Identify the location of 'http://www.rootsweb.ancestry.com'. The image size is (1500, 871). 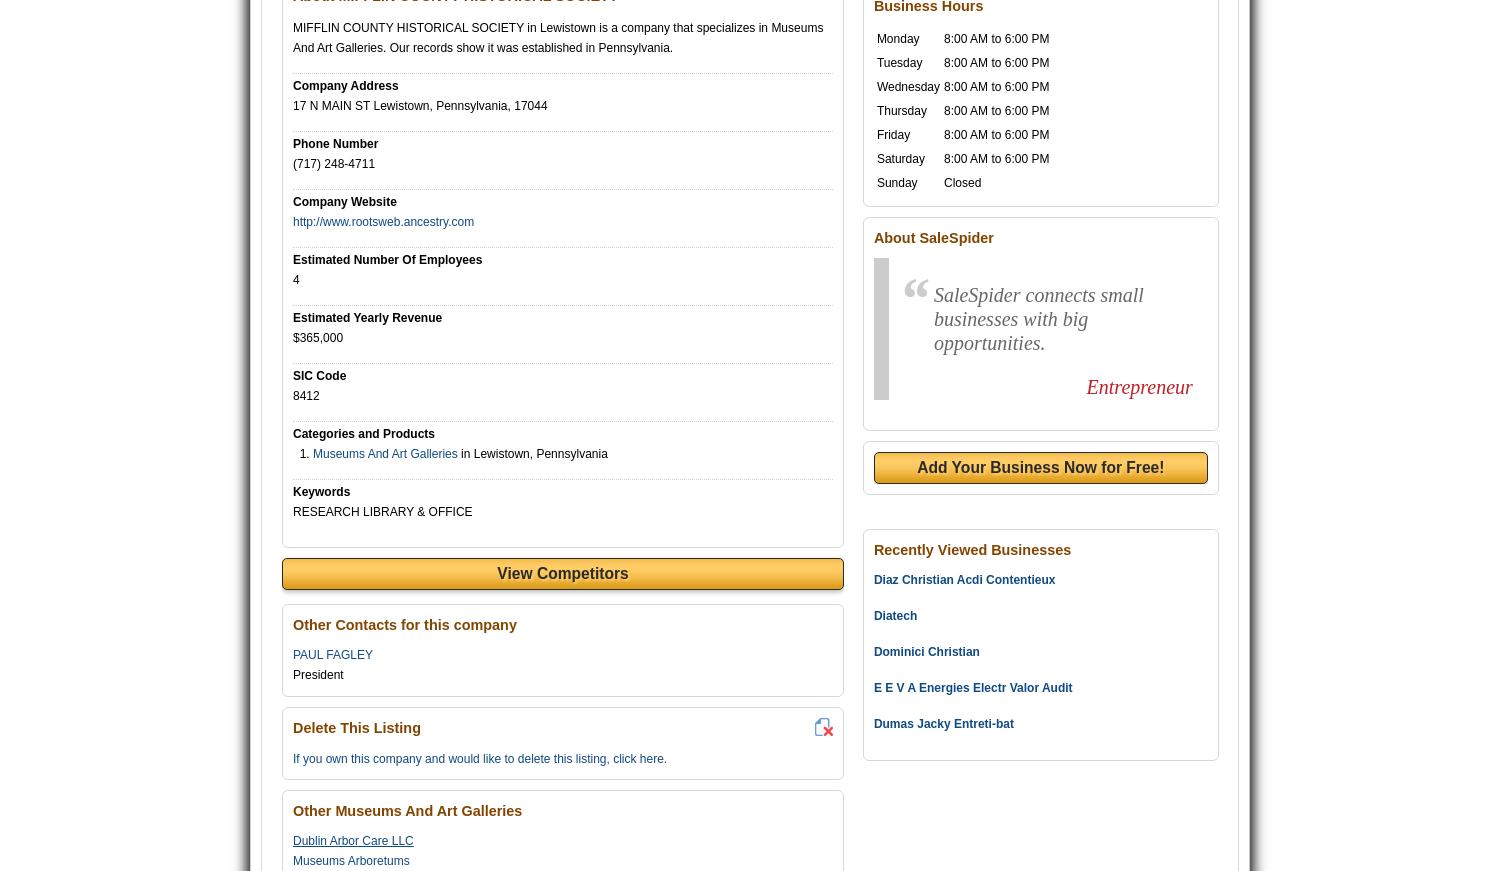
(383, 222).